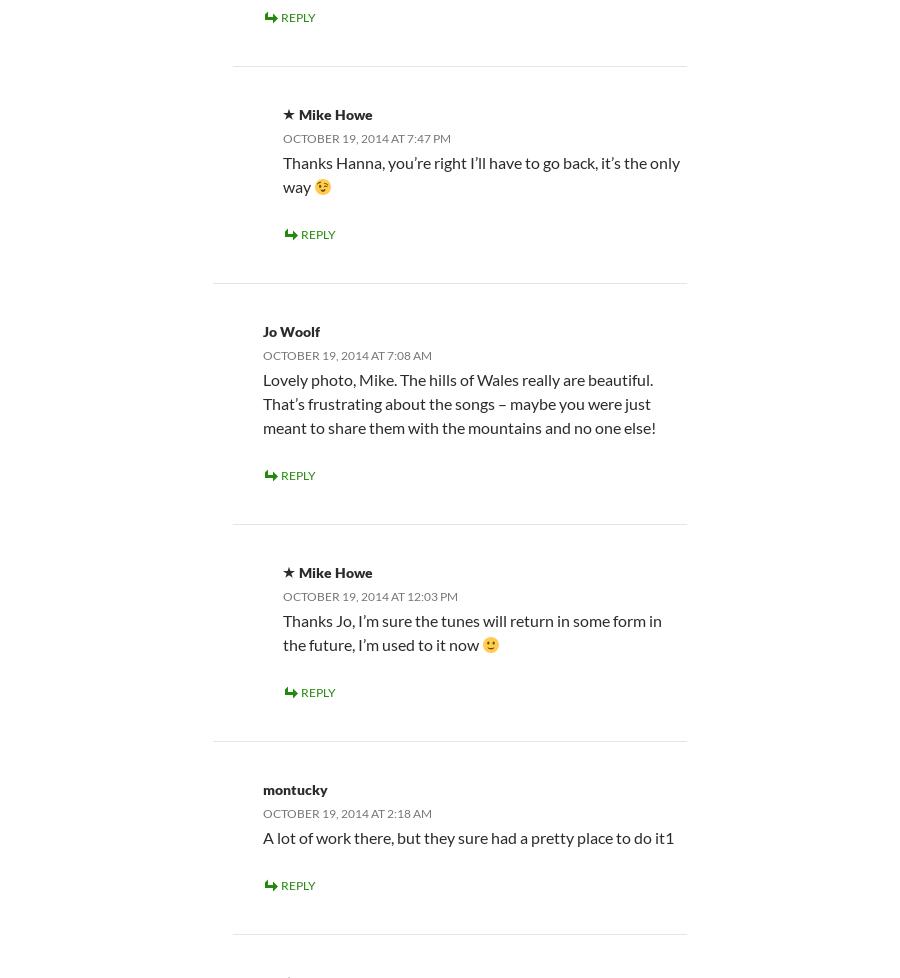 This screenshot has width=900, height=978. Describe the element at coordinates (367, 137) in the screenshot. I see `'October 19, 2014 at 7:47 pm'` at that location.